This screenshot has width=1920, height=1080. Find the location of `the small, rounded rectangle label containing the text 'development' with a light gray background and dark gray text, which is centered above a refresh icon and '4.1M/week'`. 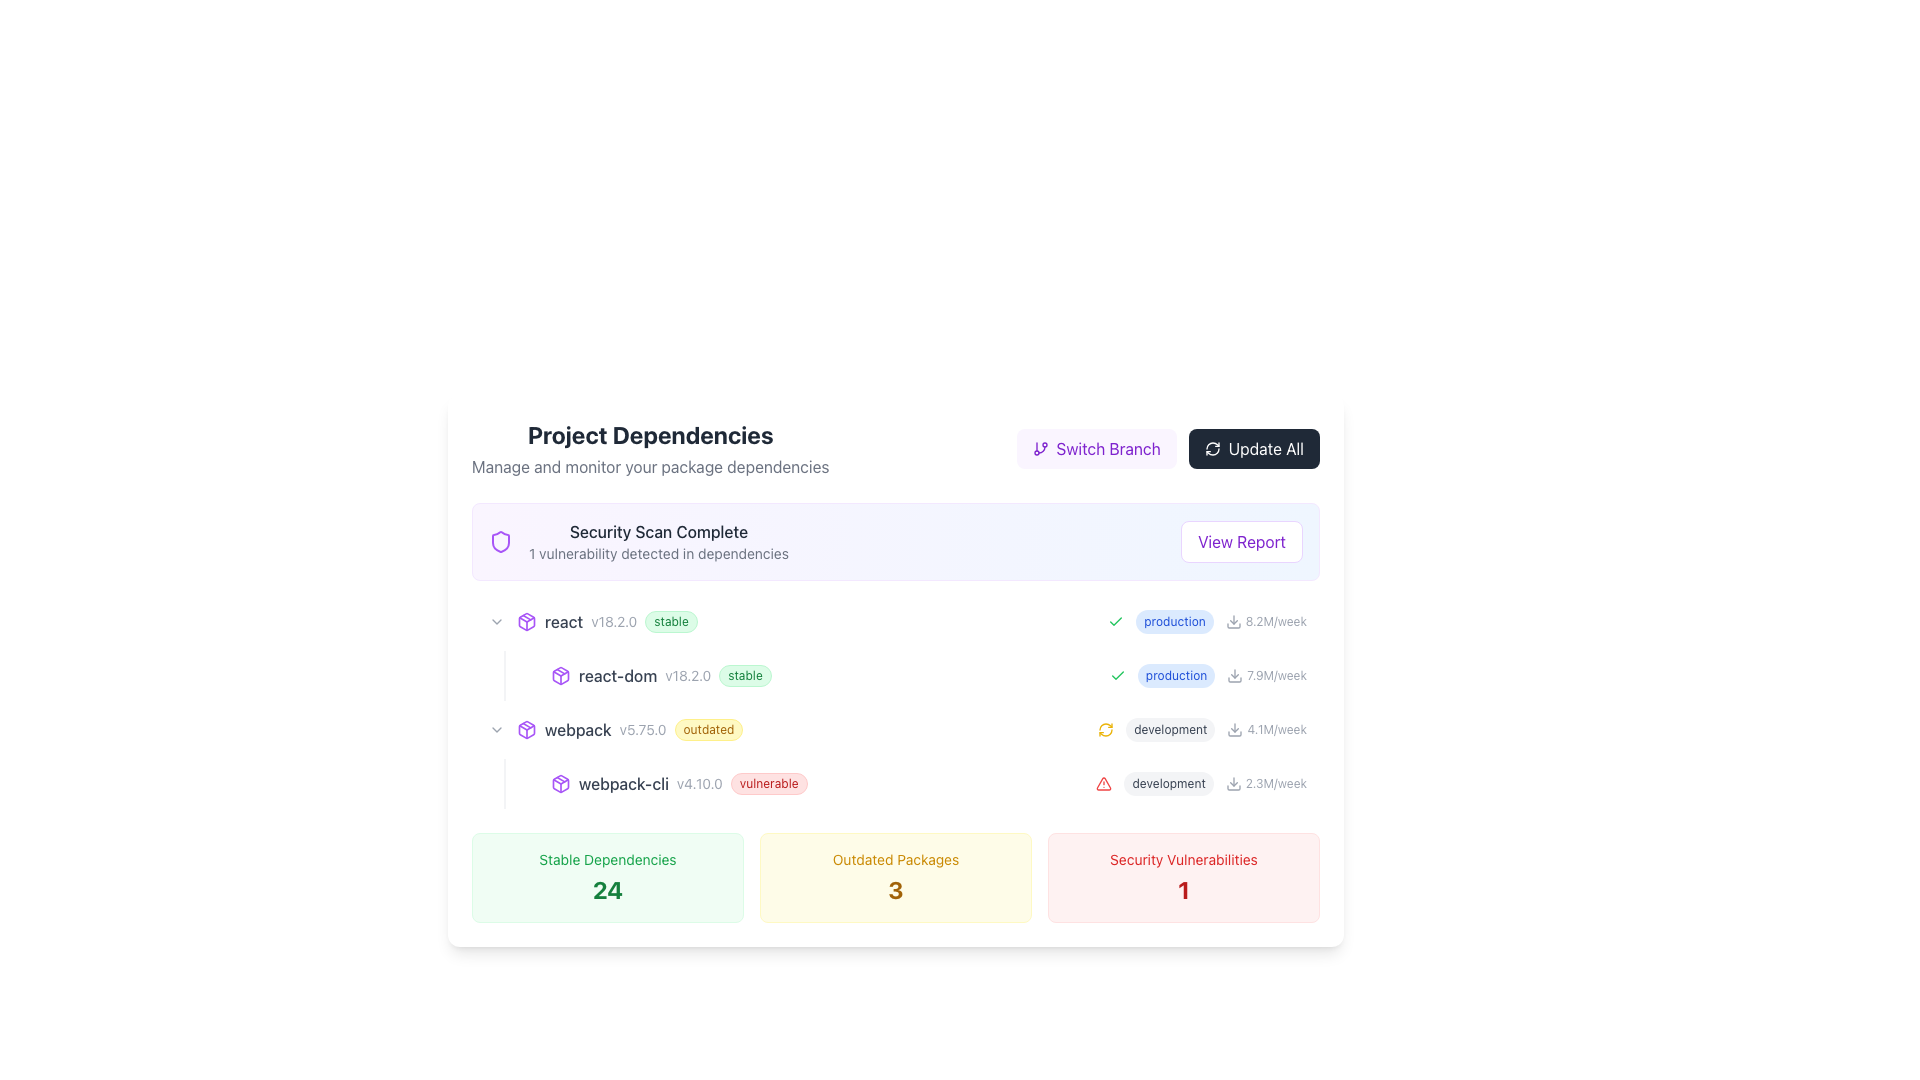

the small, rounded rectangle label containing the text 'development' with a light gray background and dark gray text, which is centered above a refresh icon and '4.1M/week' is located at coordinates (1170, 729).